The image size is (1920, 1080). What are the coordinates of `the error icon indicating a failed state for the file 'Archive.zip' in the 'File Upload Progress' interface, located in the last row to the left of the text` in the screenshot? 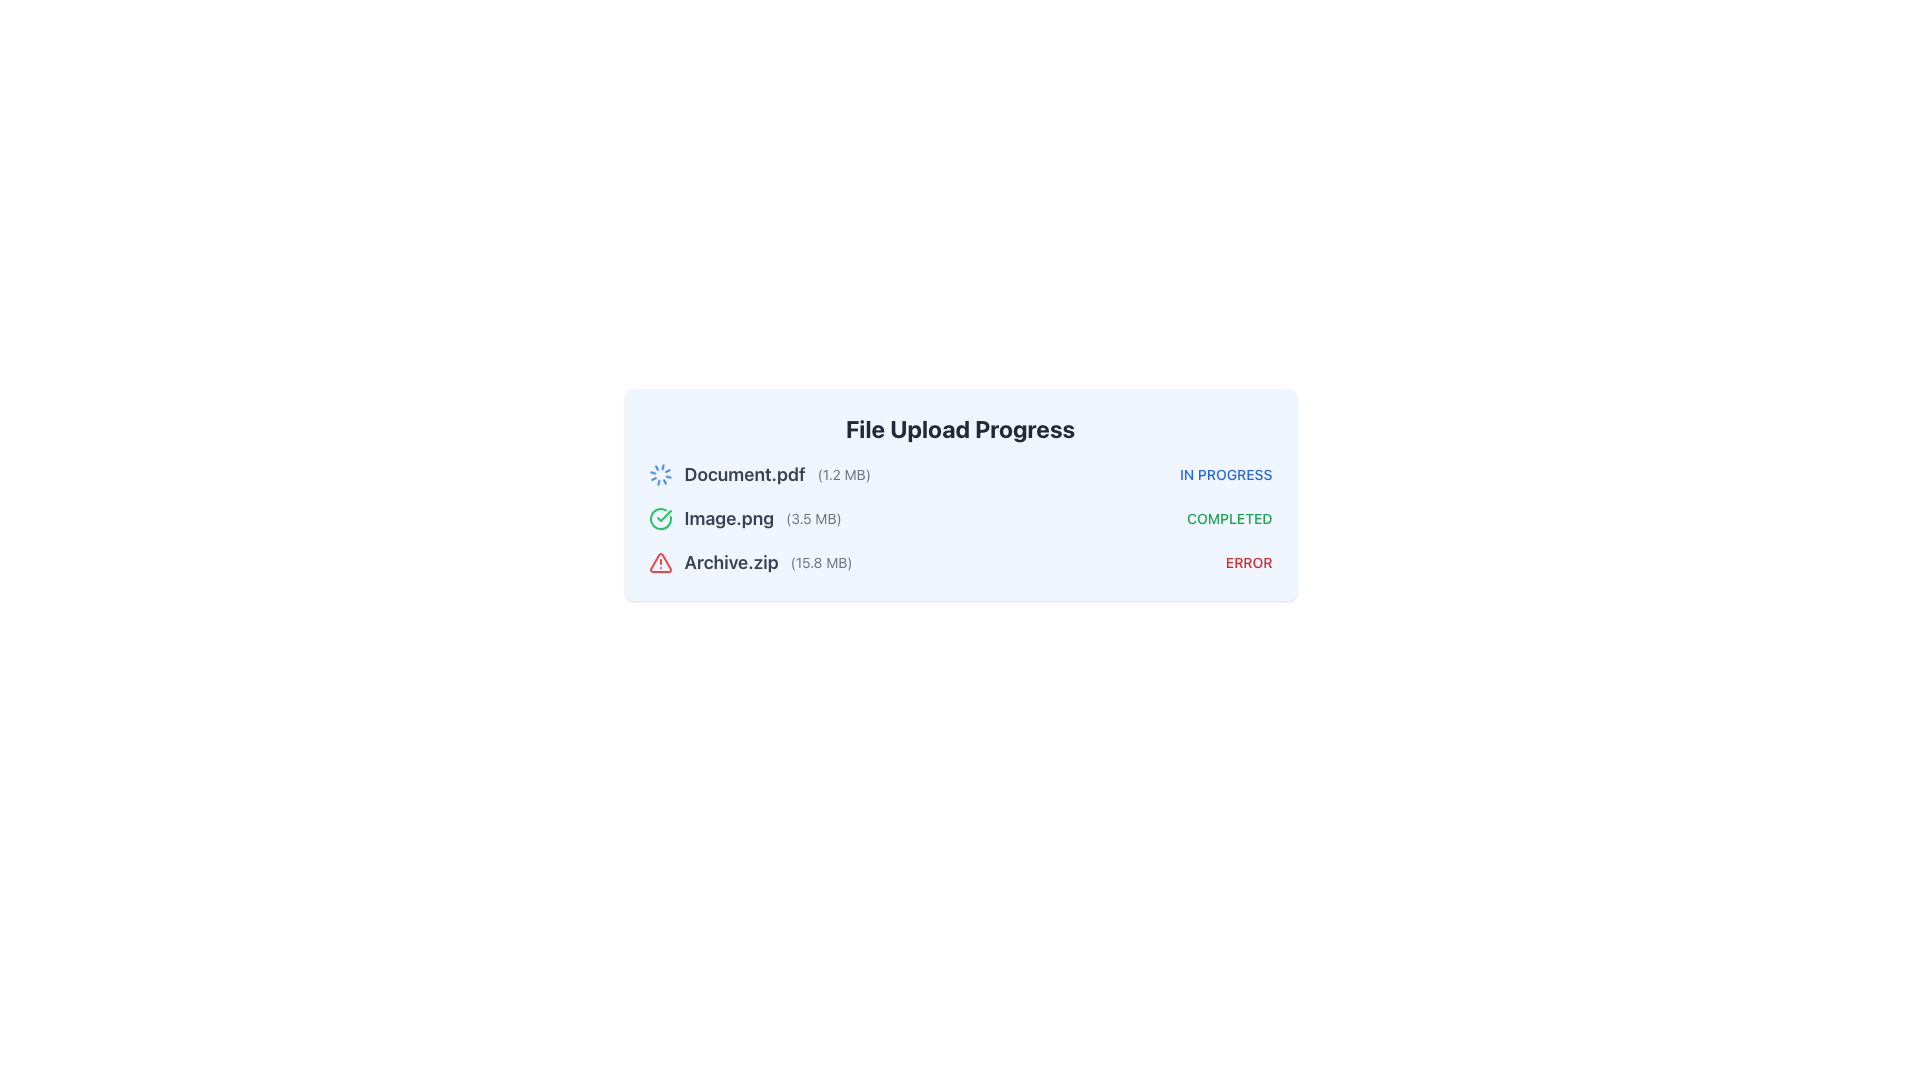 It's located at (660, 563).